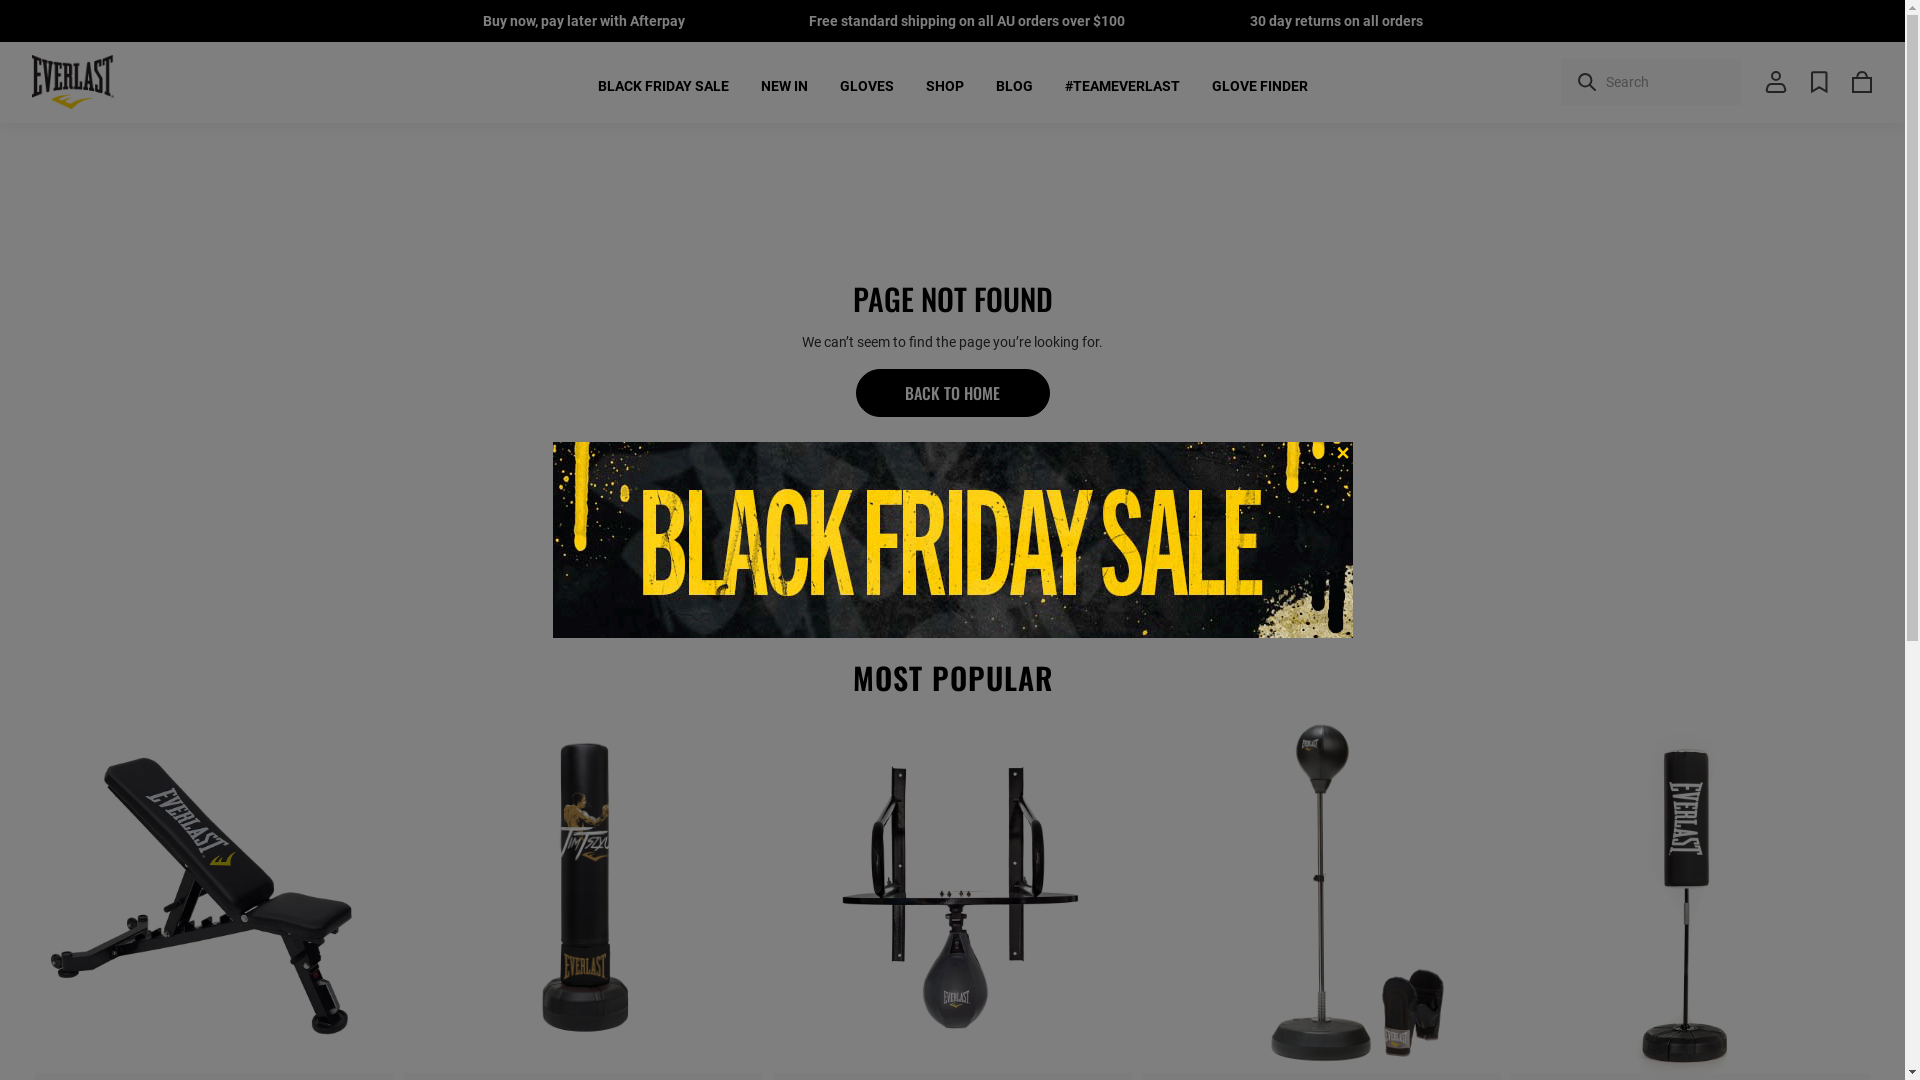  Describe the element at coordinates (1248, 20) in the screenshot. I see `'30 day returns on all orders'` at that location.